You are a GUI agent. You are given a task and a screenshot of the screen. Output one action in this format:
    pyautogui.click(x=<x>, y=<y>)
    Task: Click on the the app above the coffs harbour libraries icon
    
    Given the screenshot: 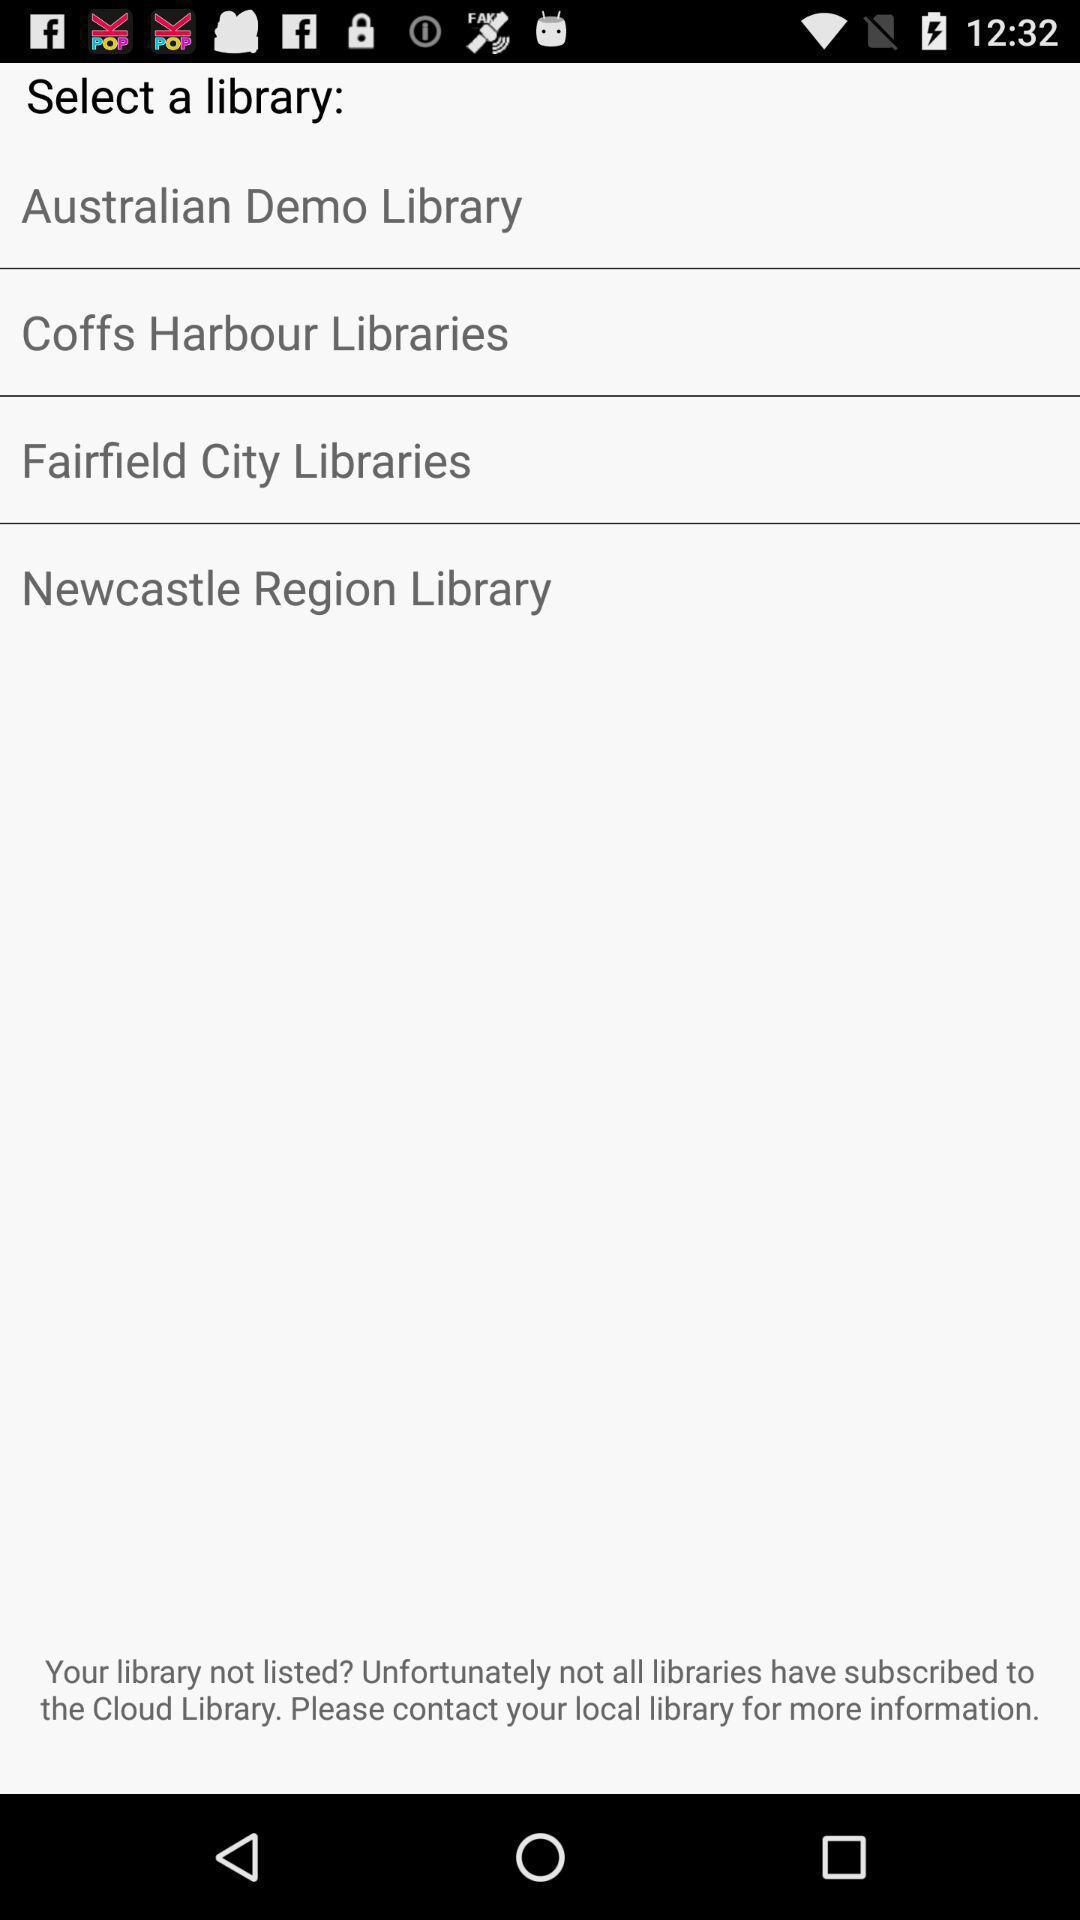 What is the action you would take?
    pyautogui.click(x=540, y=204)
    